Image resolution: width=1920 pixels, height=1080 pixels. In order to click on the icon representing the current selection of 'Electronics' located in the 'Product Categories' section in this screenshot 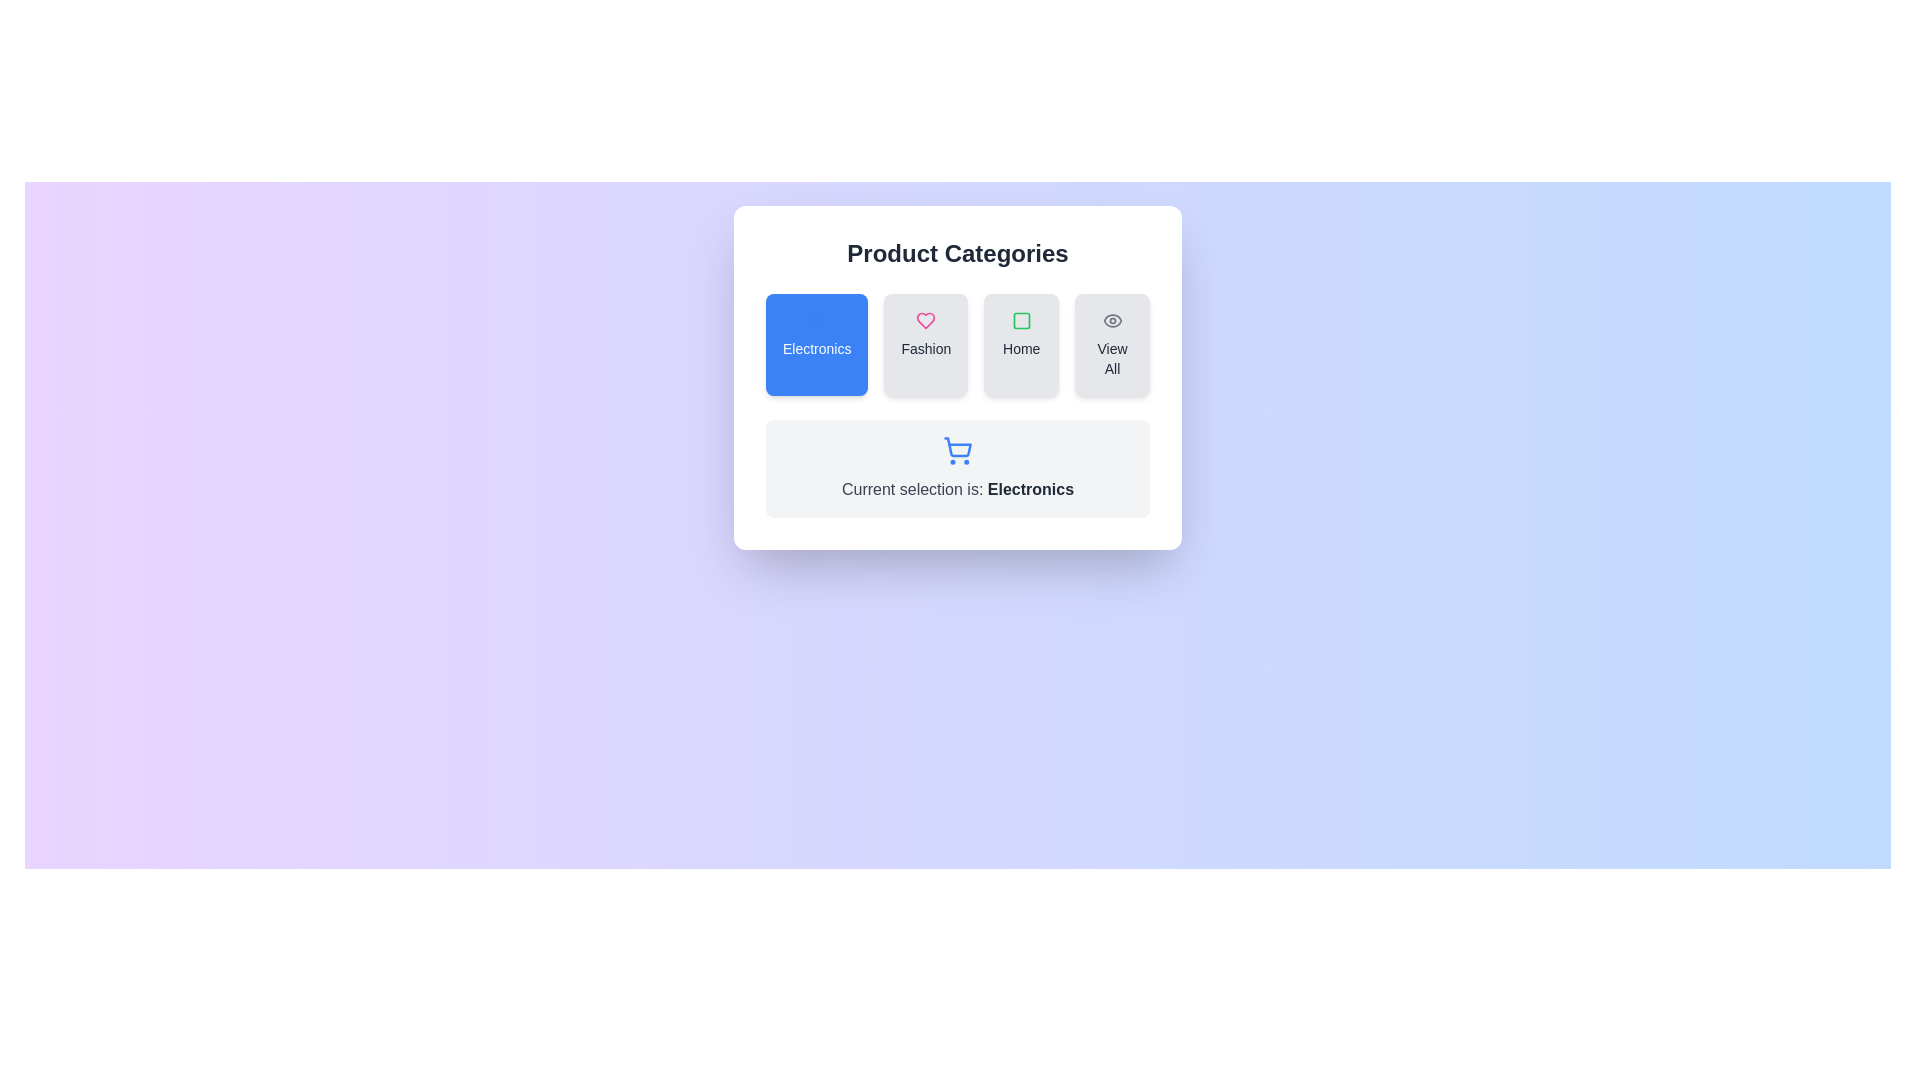, I will do `click(957, 451)`.